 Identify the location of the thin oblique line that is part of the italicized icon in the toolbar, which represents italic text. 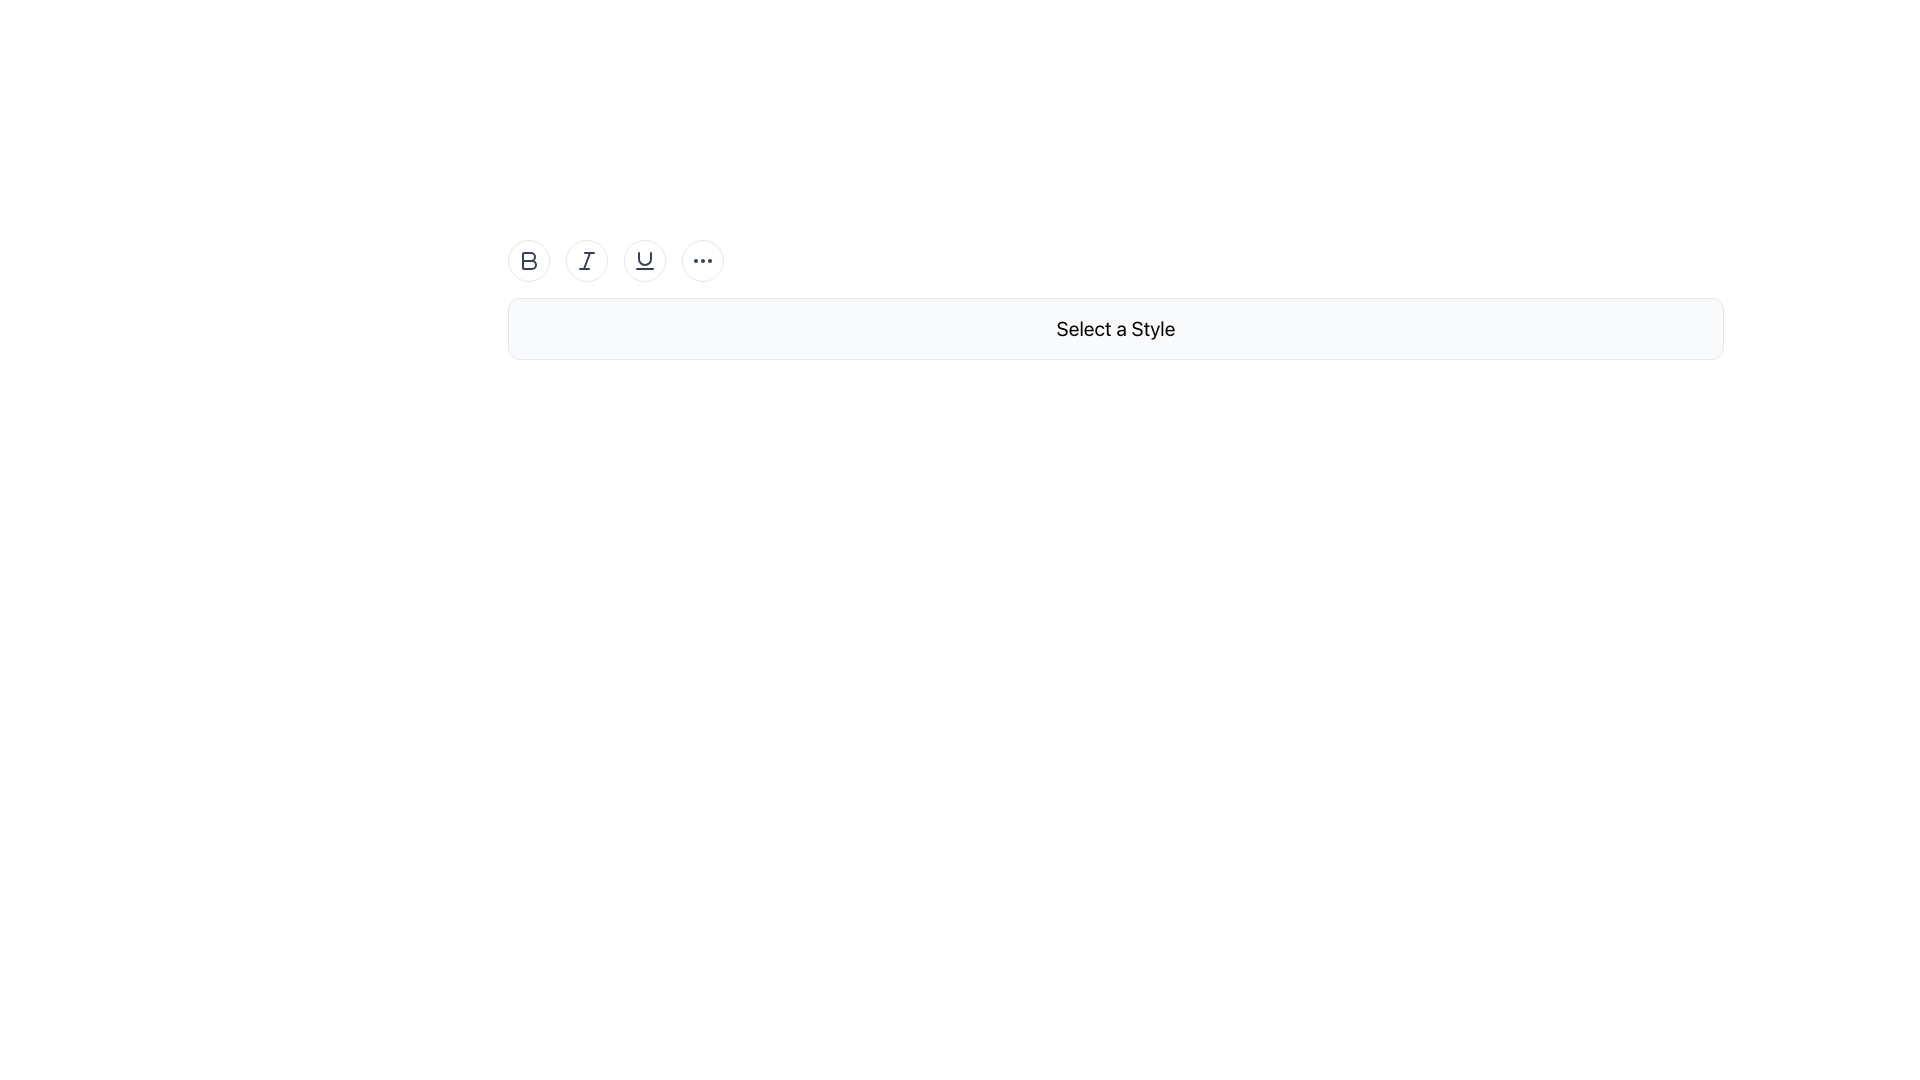
(585, 260).